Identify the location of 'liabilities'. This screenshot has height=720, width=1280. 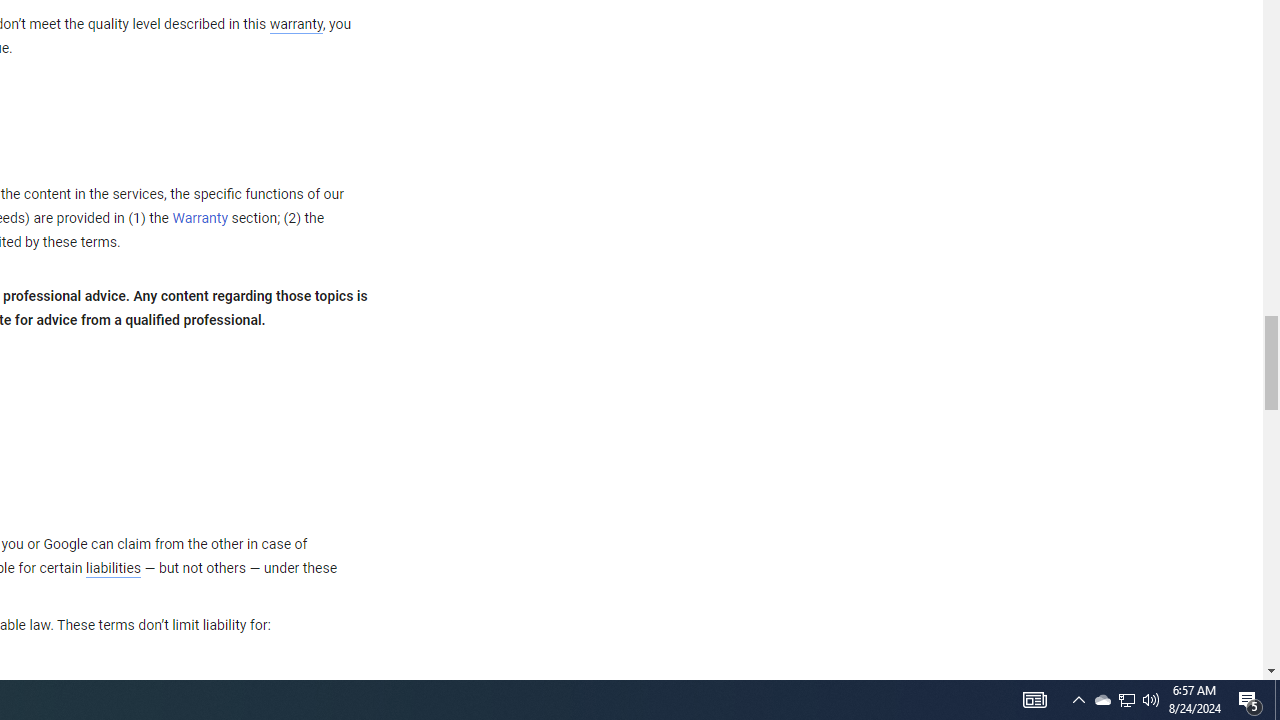
(112, 568).